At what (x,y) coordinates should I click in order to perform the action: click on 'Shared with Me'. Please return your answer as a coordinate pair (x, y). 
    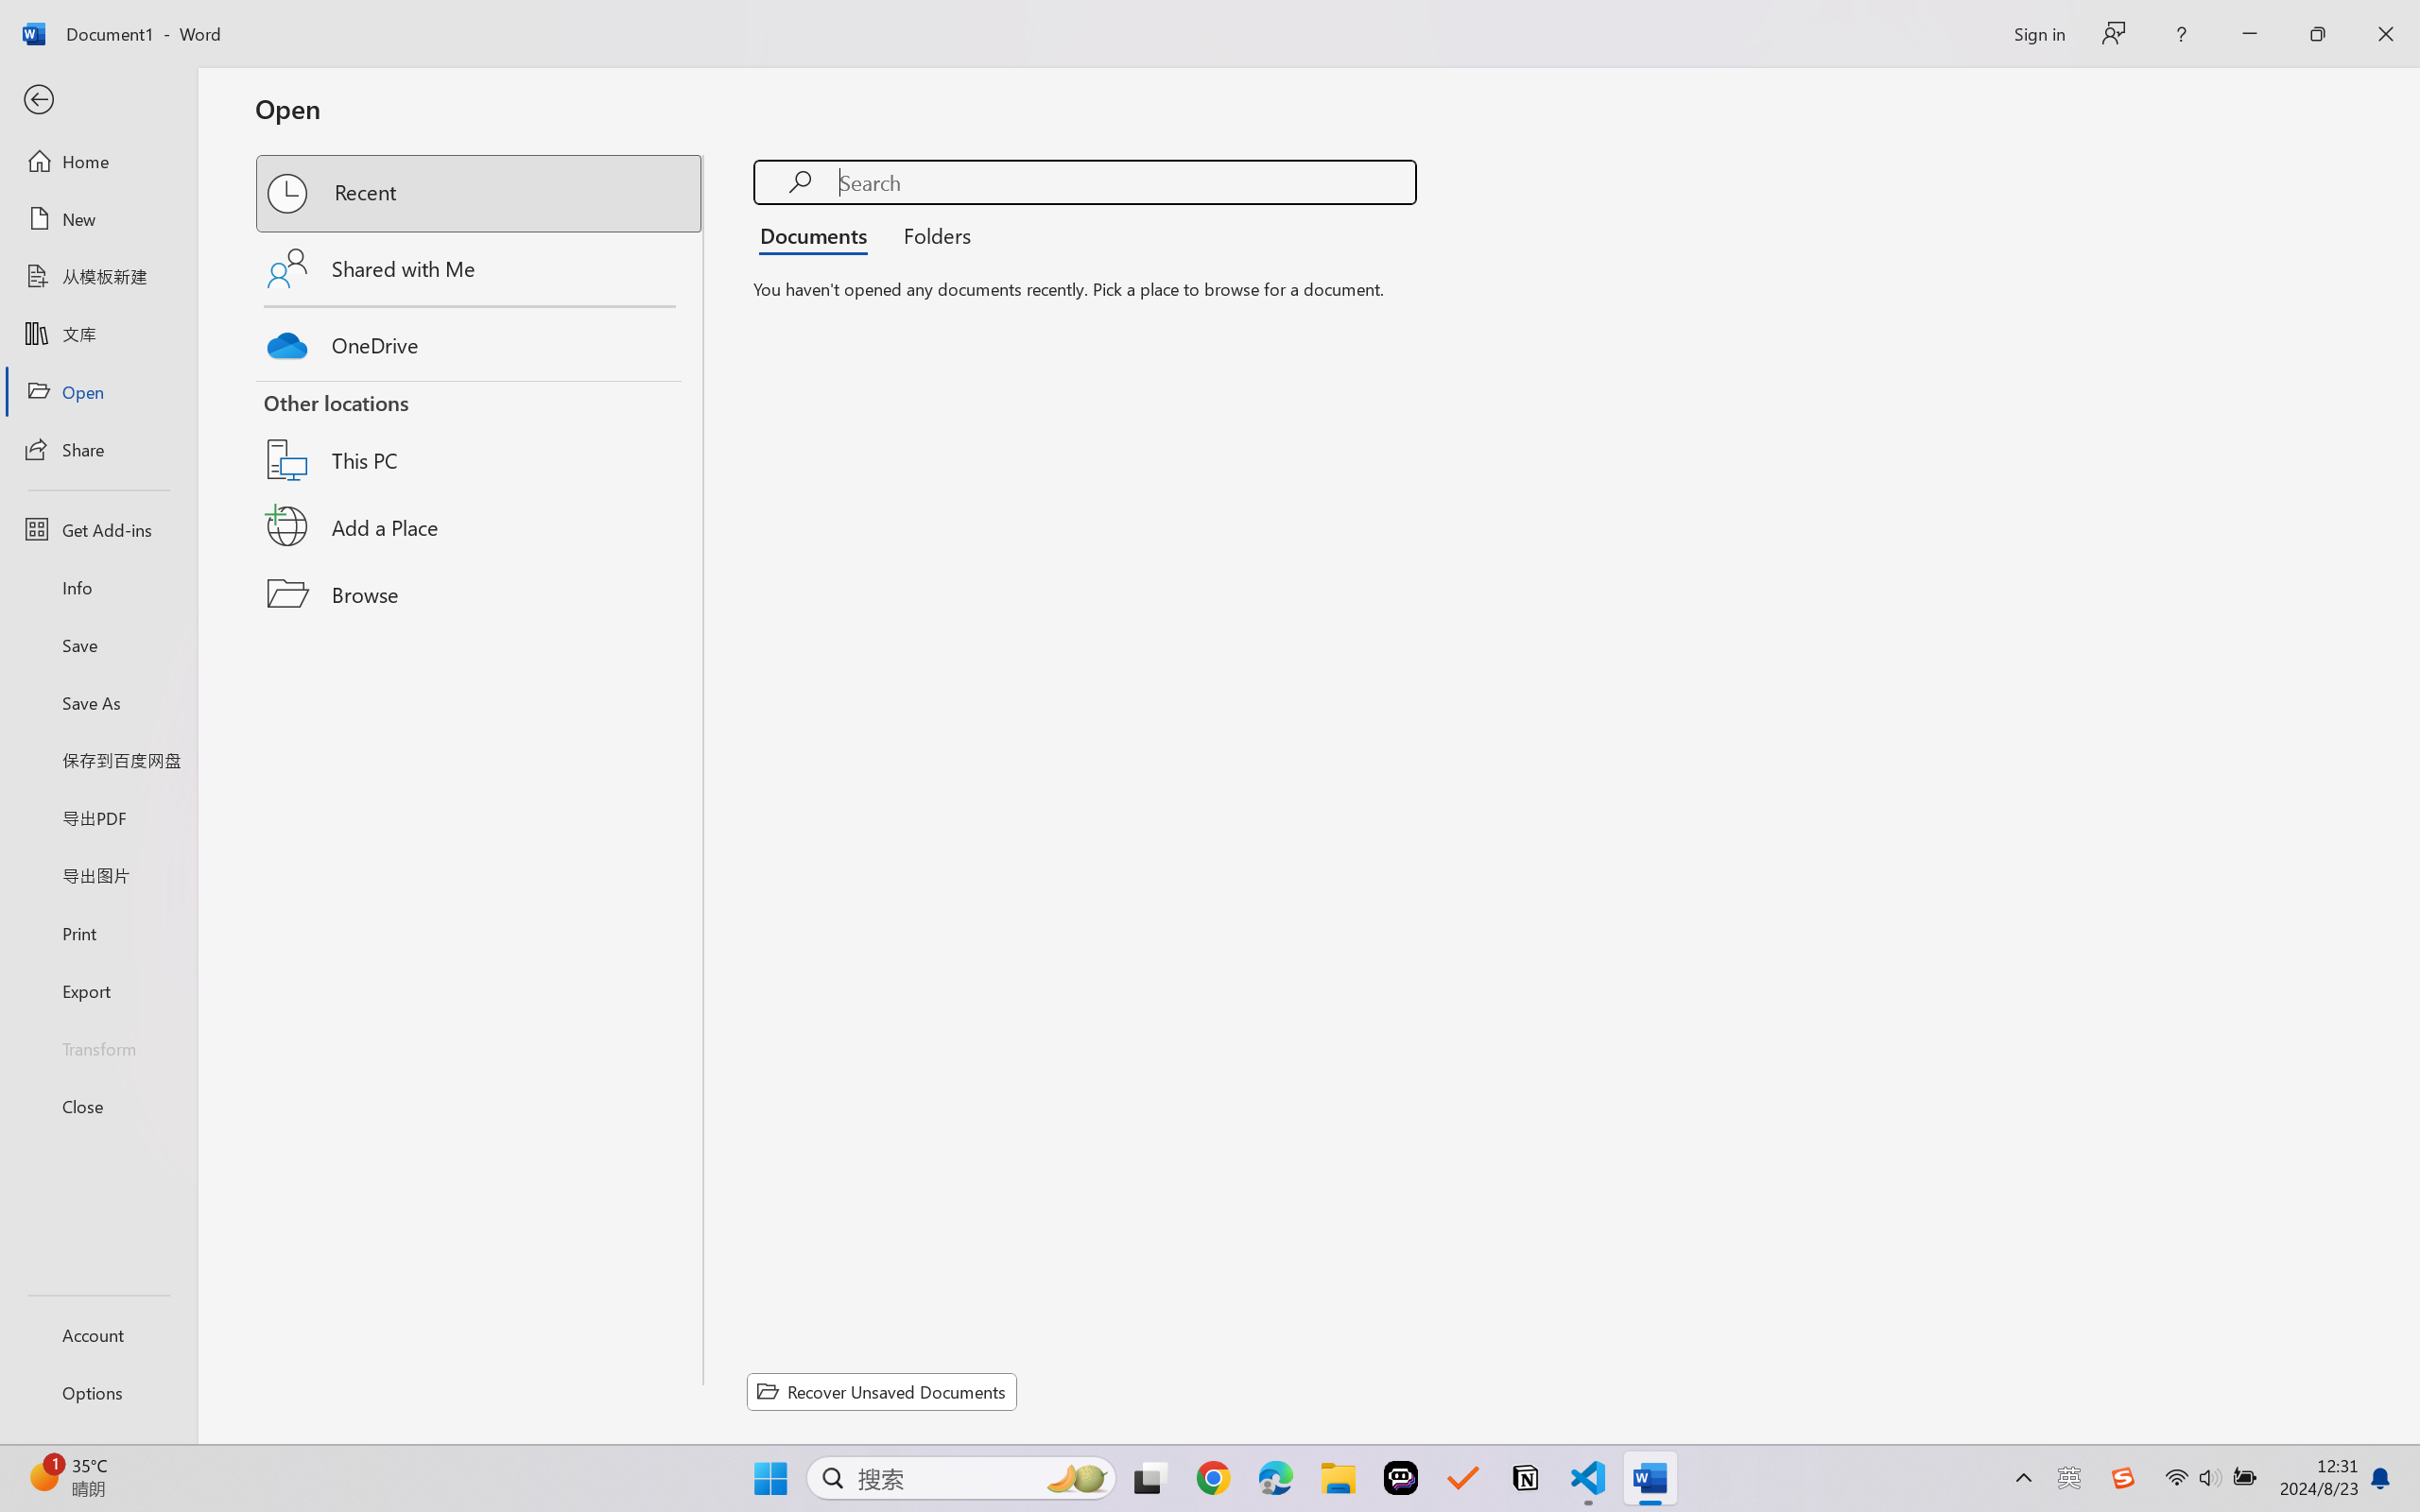
    Looking at the image, I should click on (480, 267).